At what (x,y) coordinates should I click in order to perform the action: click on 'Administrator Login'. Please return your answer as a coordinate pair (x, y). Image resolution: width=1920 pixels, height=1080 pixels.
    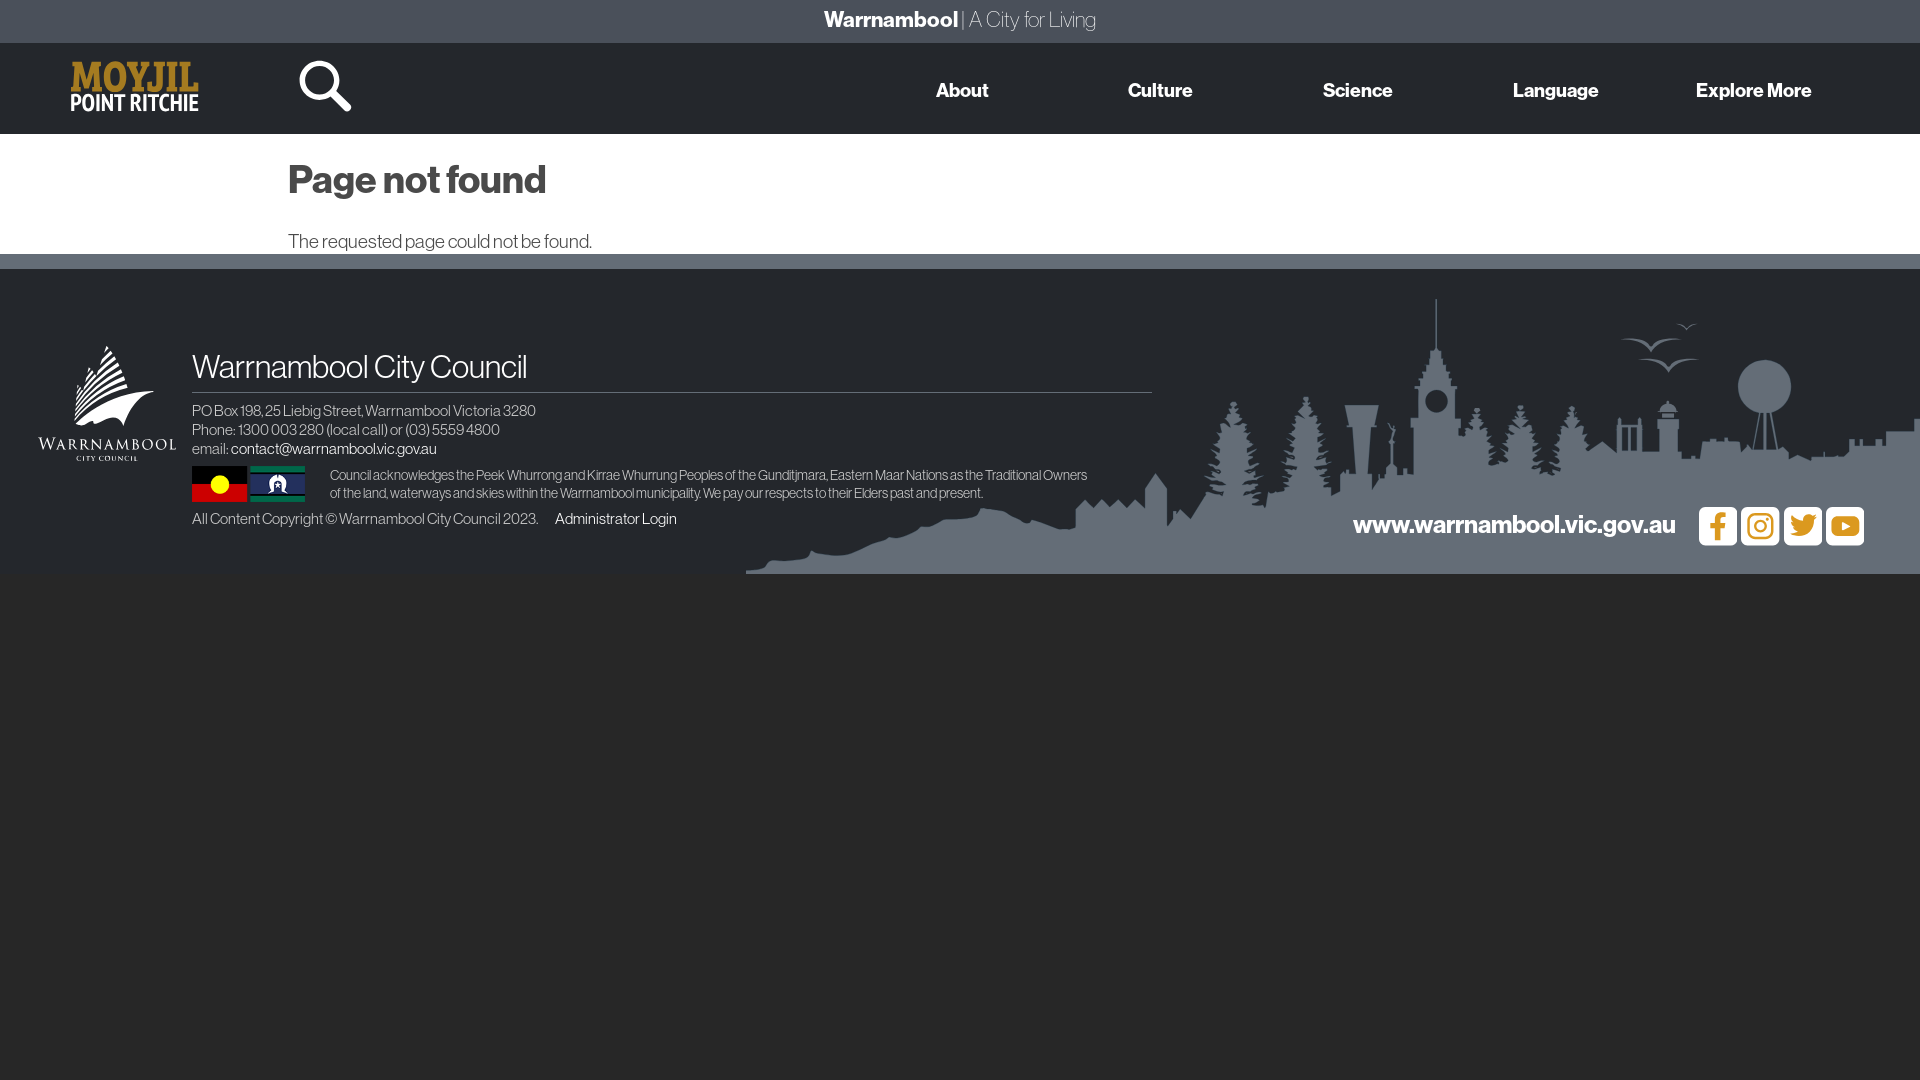
    Looking at the image, I should click on (614, 517).